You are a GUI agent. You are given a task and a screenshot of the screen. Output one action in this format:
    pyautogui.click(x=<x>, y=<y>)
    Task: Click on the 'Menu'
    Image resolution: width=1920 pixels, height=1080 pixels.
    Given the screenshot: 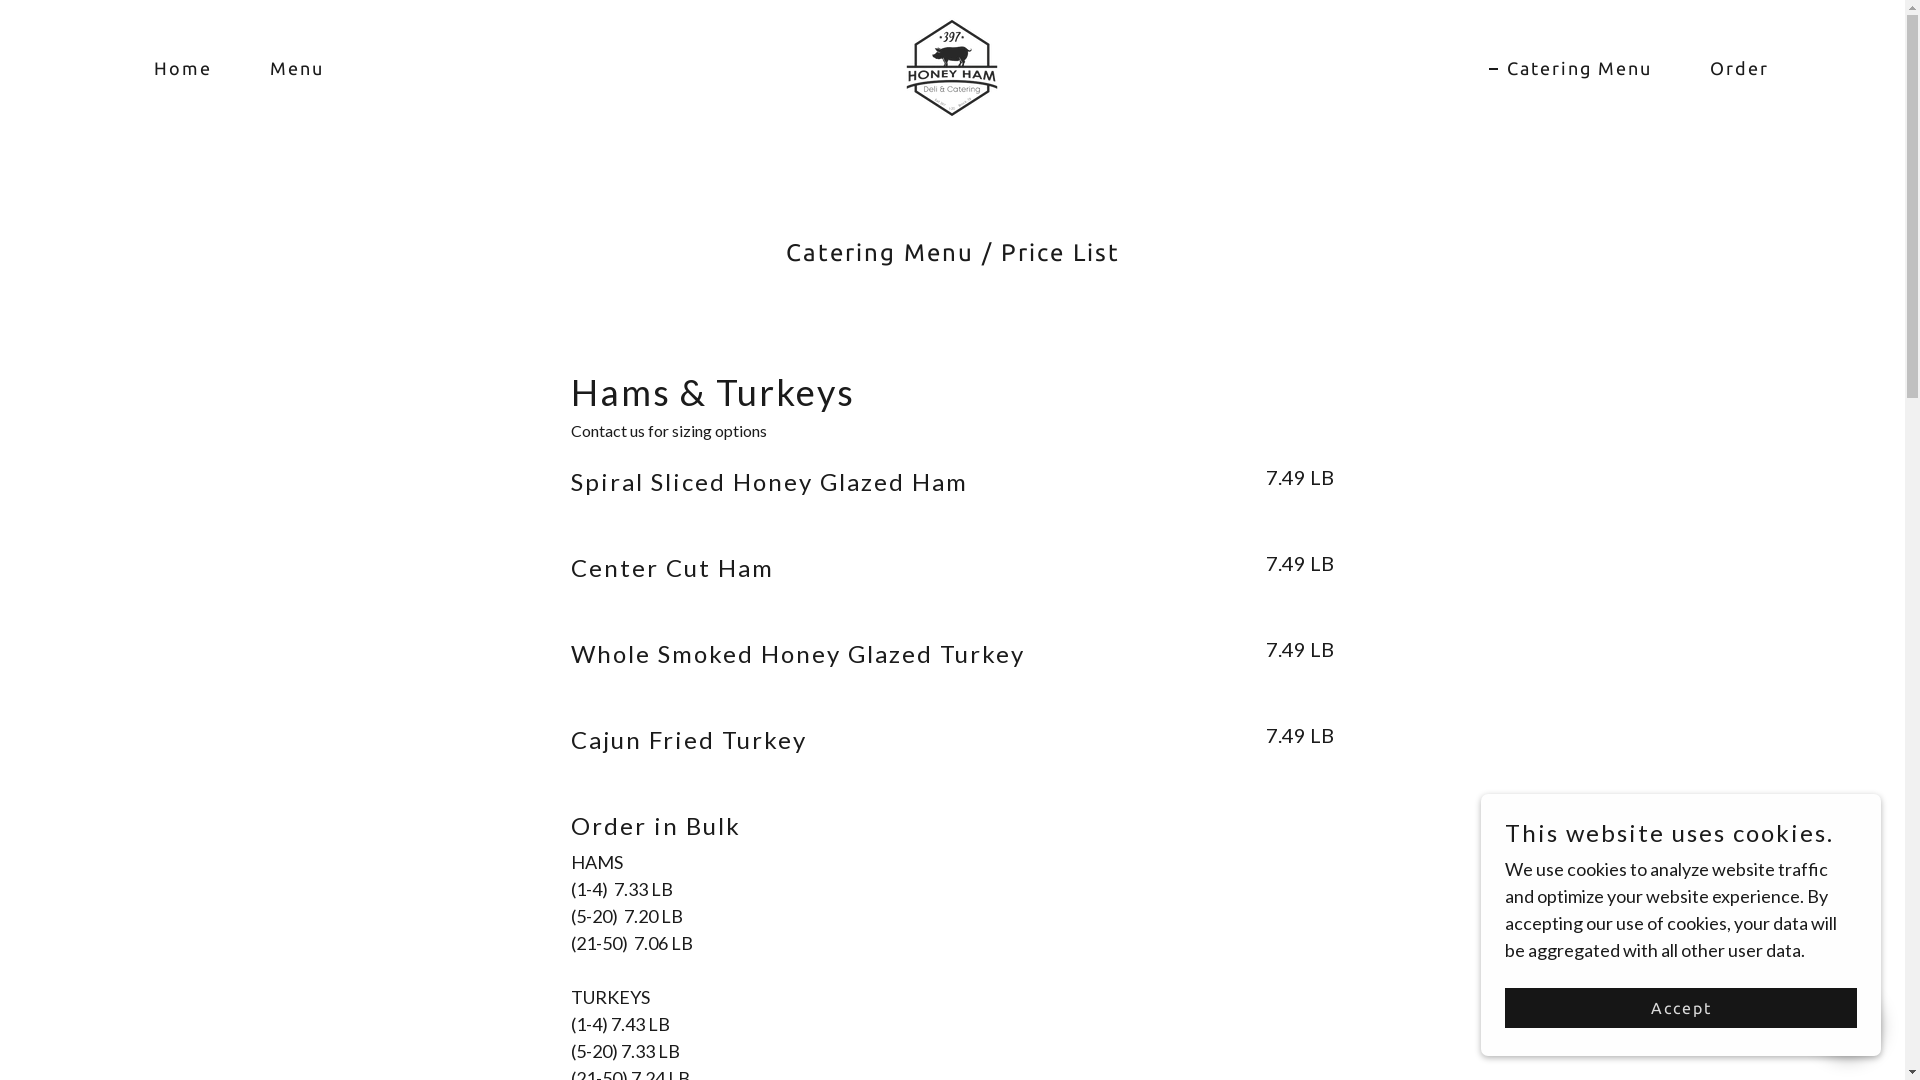 What is the action you would take?
    pyautogui.click(x=287, y=67)
    